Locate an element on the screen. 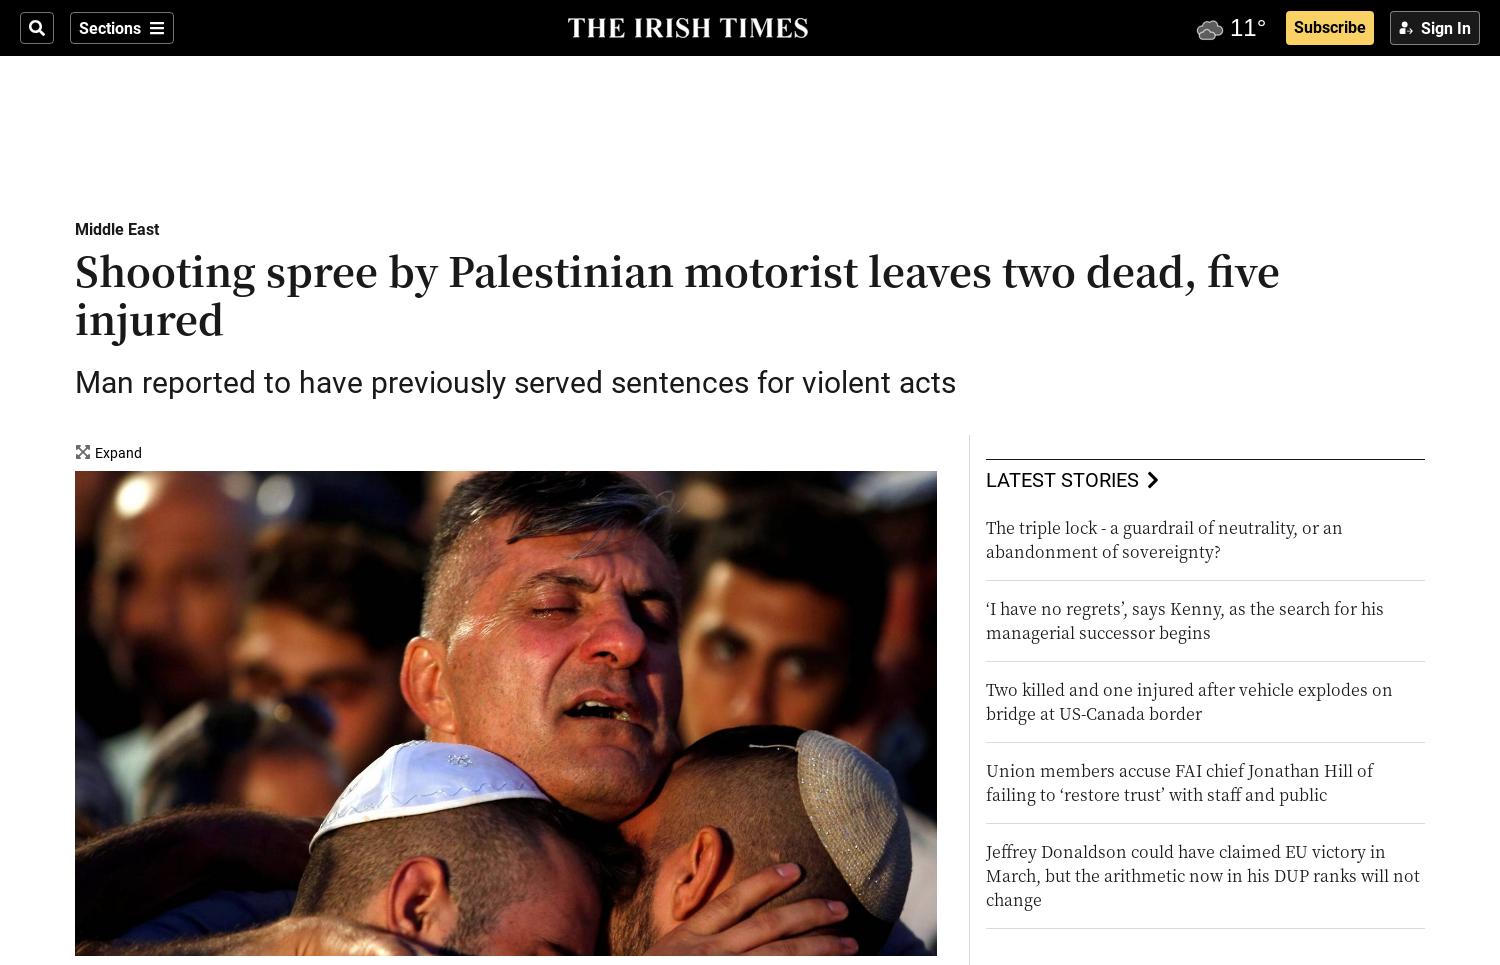  'Sign In' is located at coordinates (1445, 26).